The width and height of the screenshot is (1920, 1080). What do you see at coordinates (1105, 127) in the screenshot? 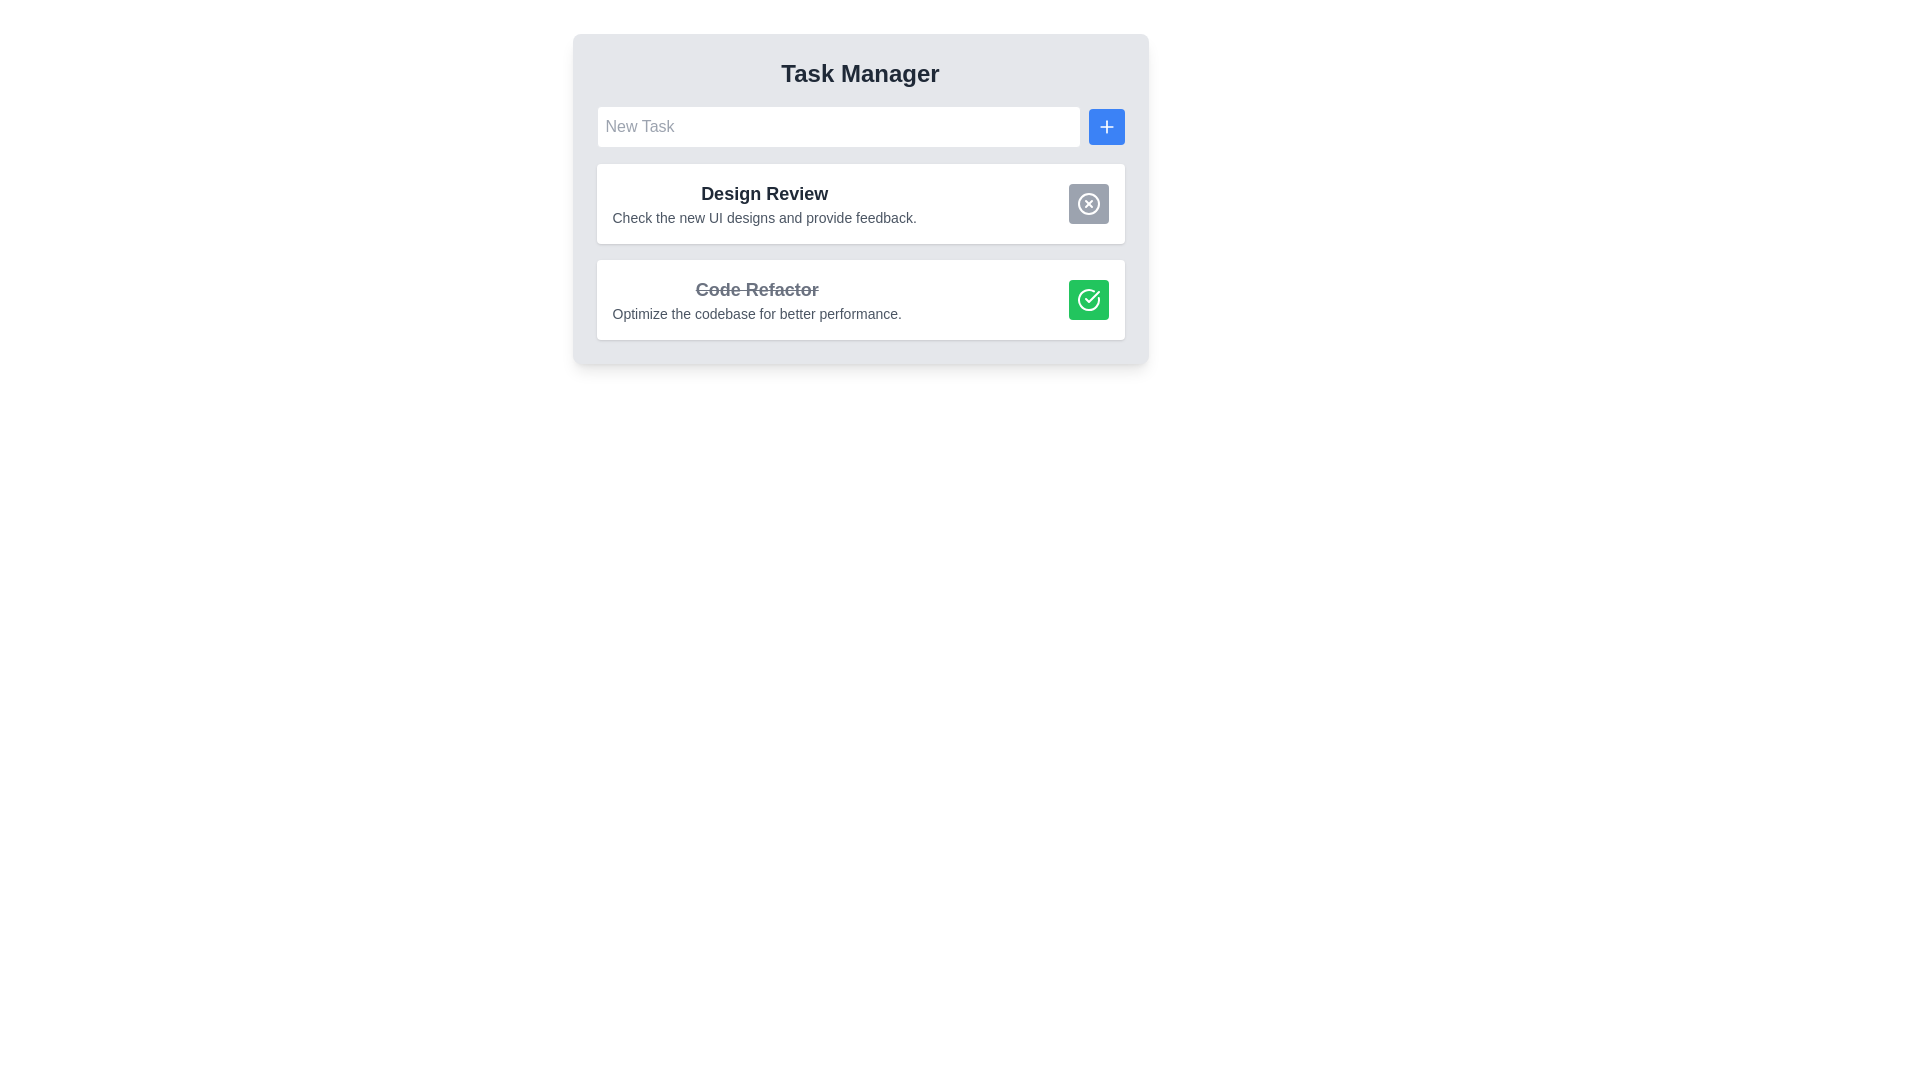
I see `the blue circular button containing the plus symbol SVG icon, which is located to the right of the 'New Task' input field` at bounding box center [1105, 127].